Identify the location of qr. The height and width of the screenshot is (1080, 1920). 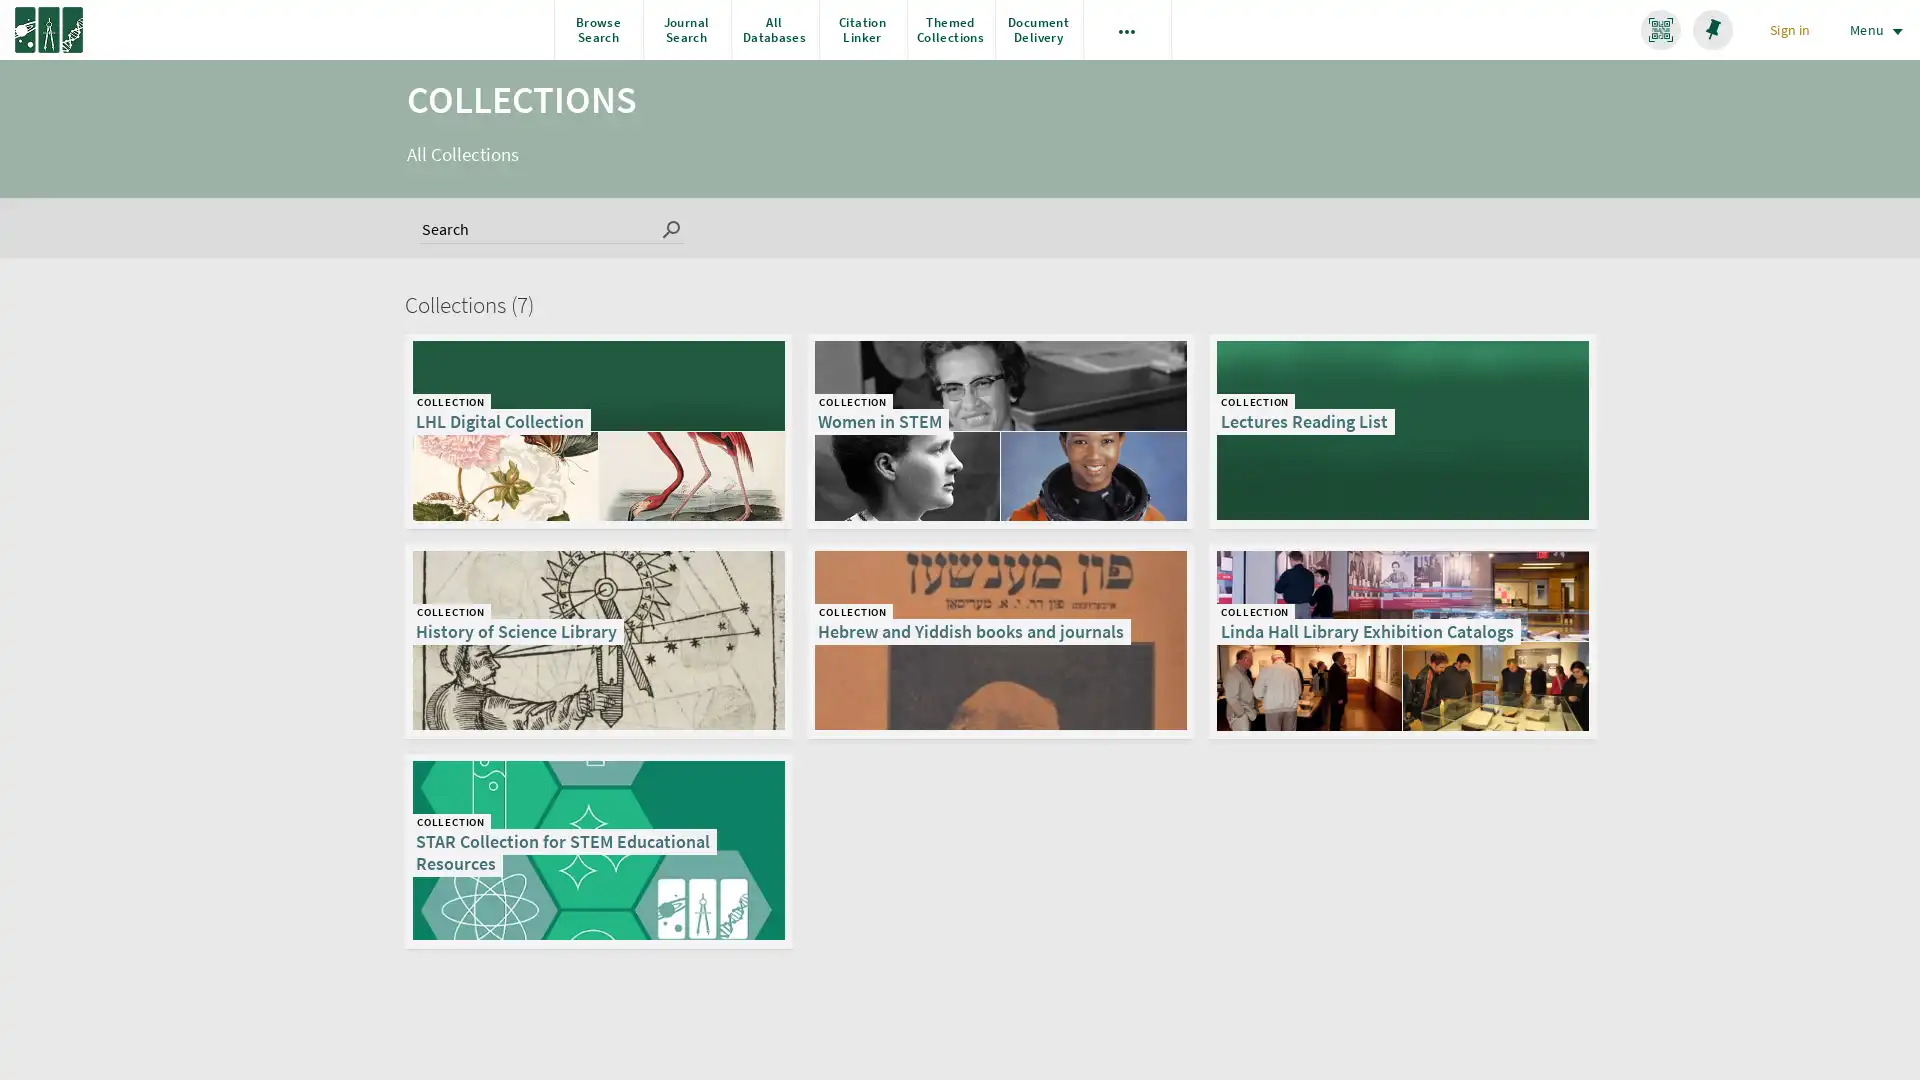
(1660, 30).